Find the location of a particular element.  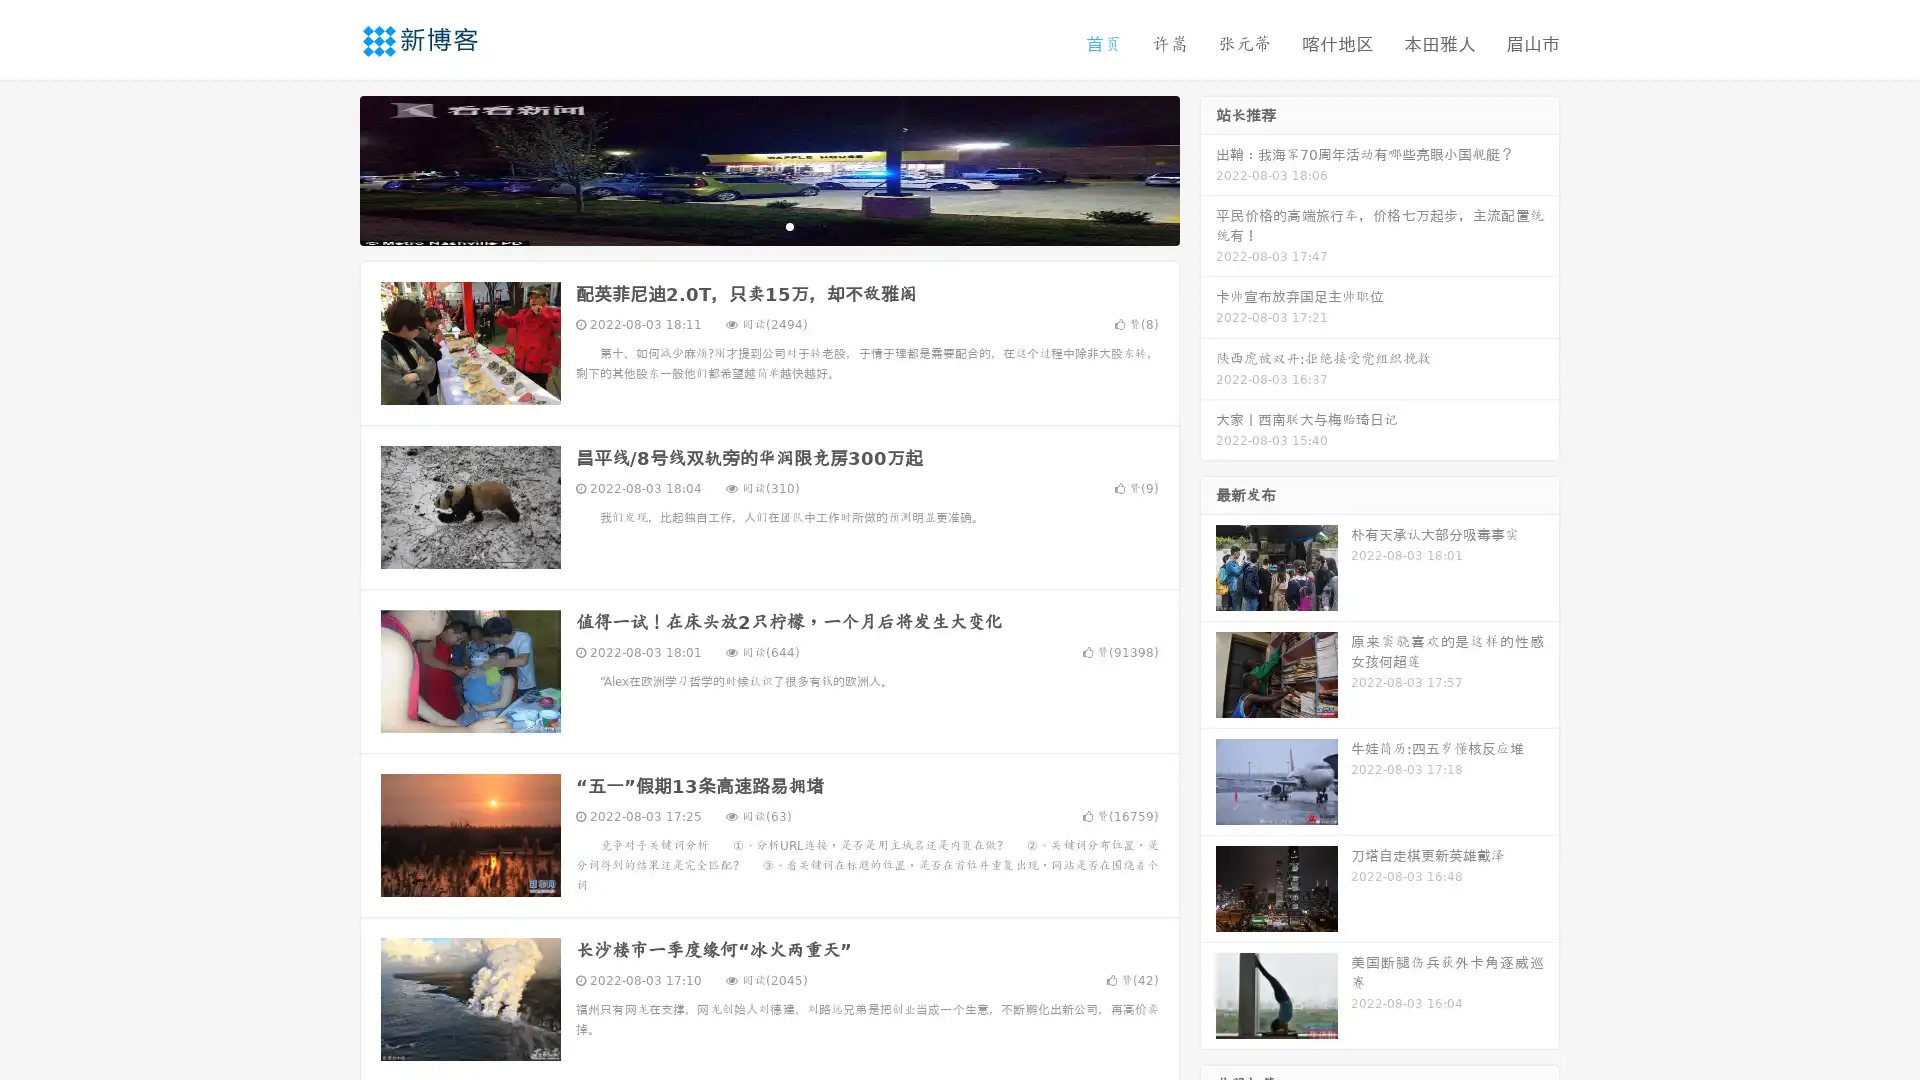

Go to slide 1 is located at coordinates (748, 225).